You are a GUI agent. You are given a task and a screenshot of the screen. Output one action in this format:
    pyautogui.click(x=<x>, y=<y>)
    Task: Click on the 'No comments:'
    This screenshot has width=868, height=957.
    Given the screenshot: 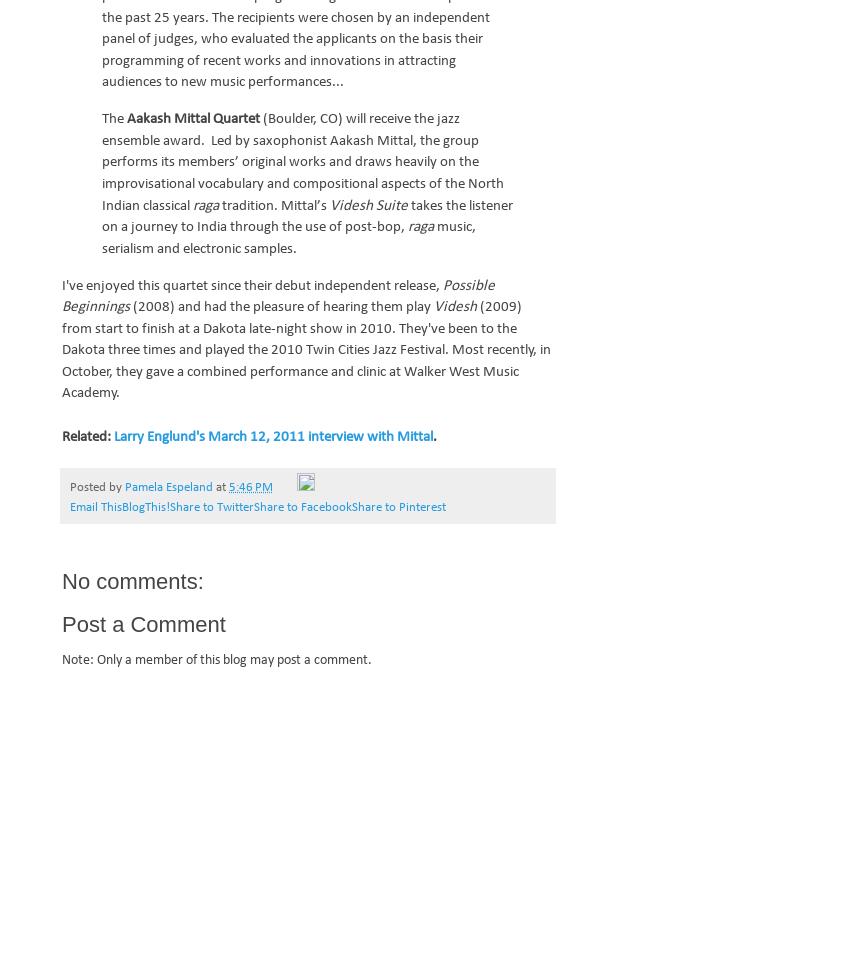 What is the action you would take?
    pyautogui.click(x=61, y=580)
    